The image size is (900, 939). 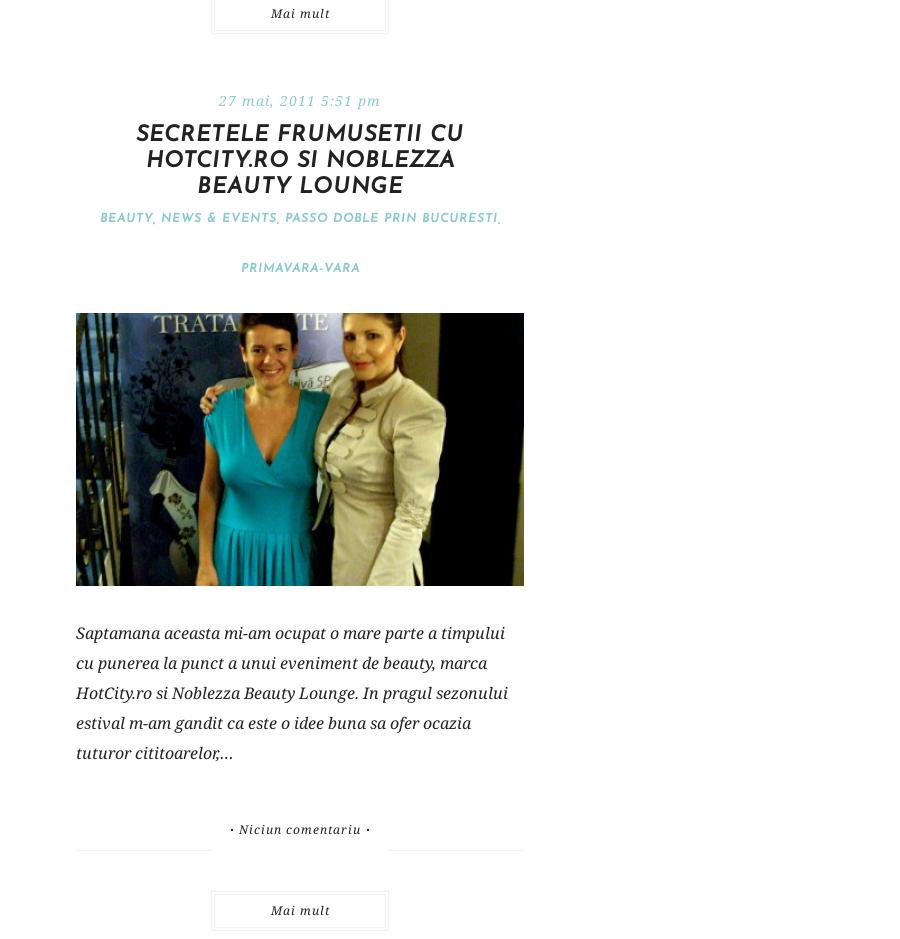 I want to click on 'Secretele frumusetii cu HotCity.ro si Noblezza Beauty Lounge', so click(x=298, y=161).